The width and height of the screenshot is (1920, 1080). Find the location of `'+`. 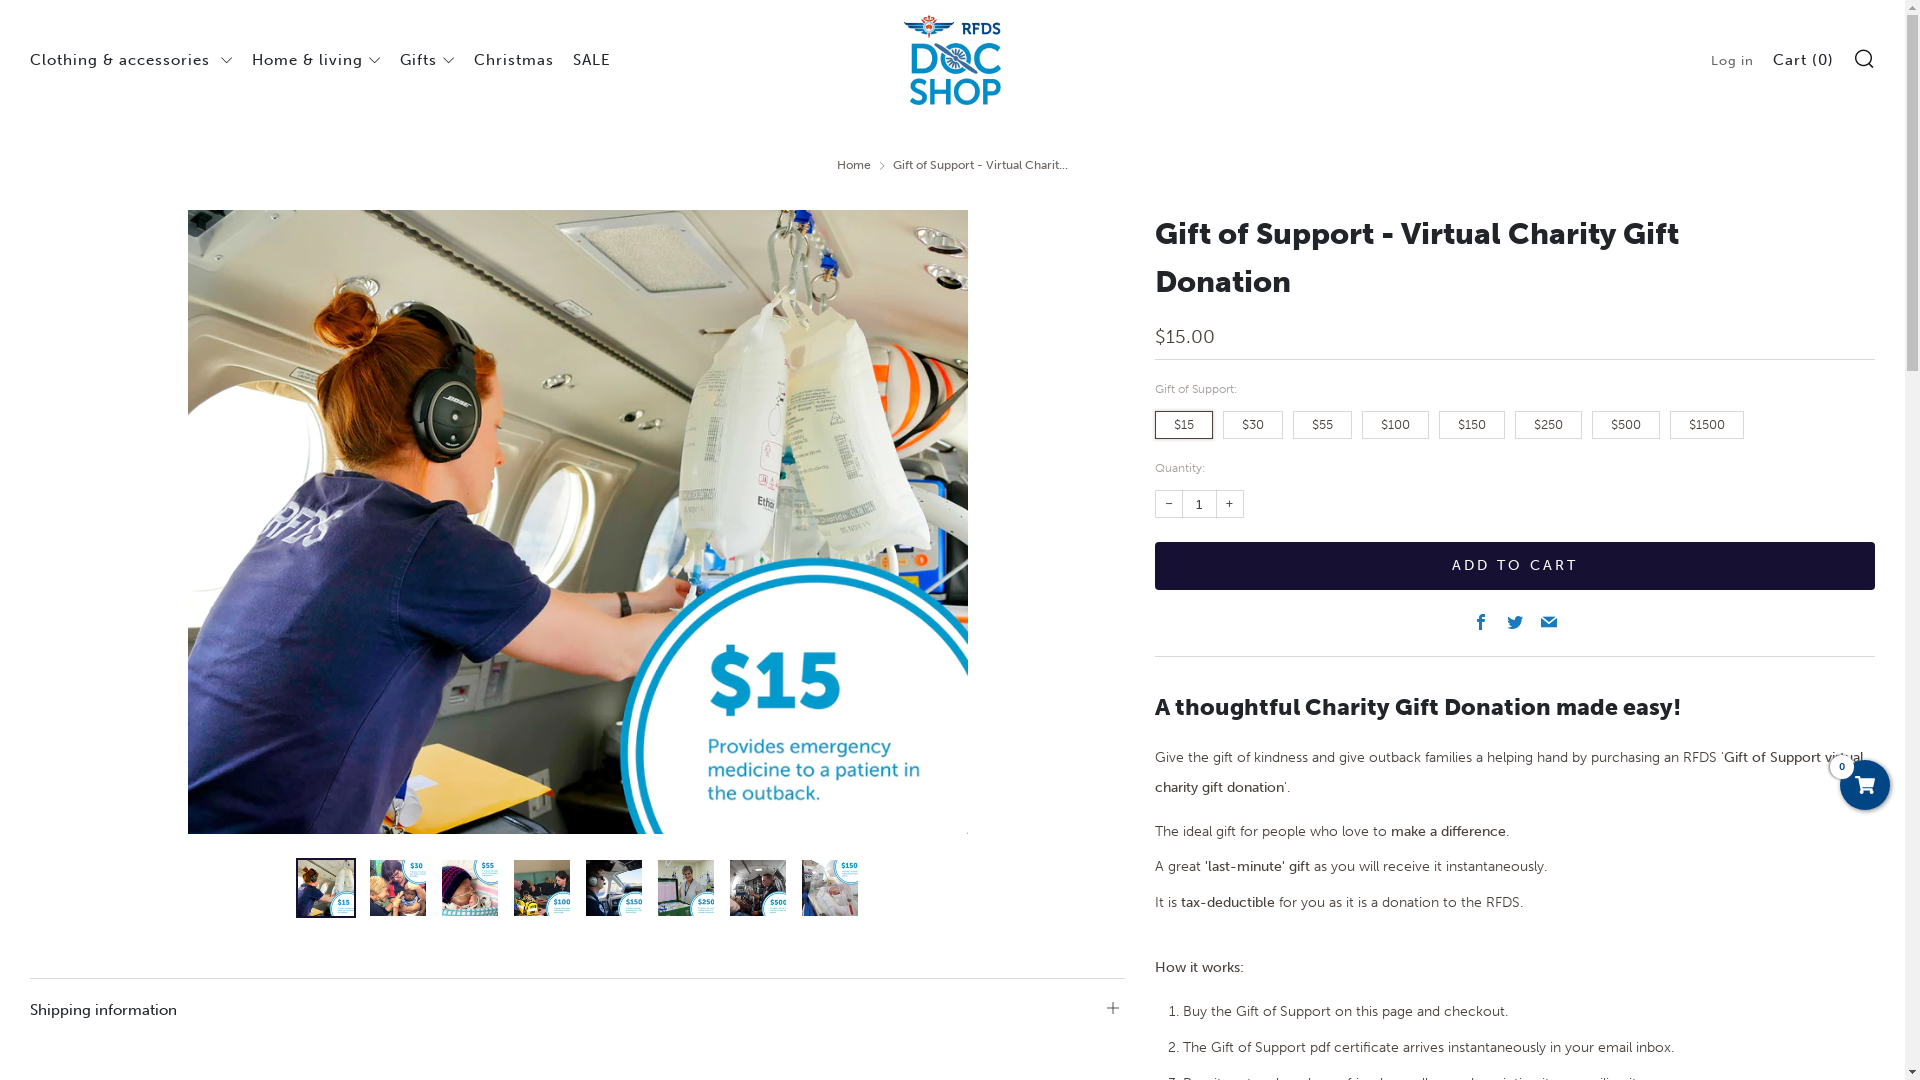

'+ is located at coordinates (1228, 503).